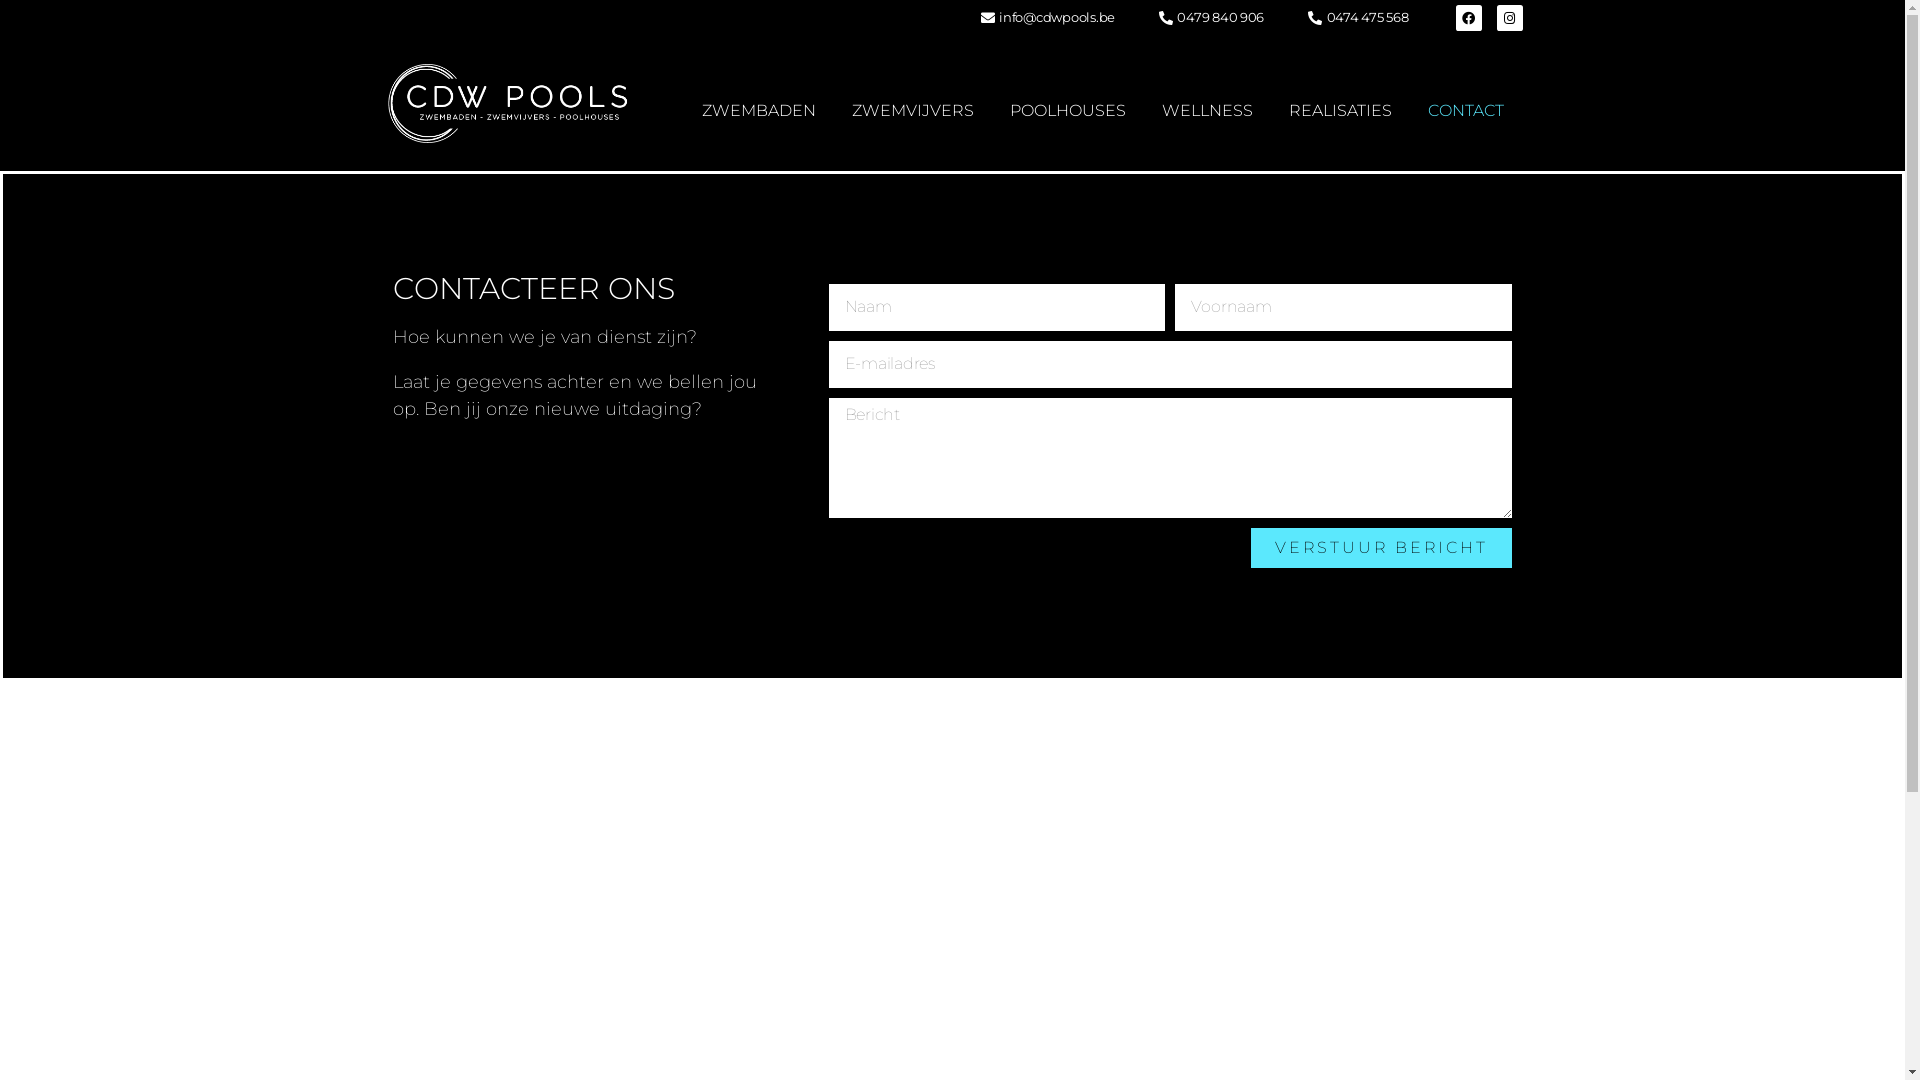 This screenshot has height=1080, width=1920. Describe the element at coordinates (1380, 547) in the screenshot. I see `'VERSTUUR BERICHT'` at that location.